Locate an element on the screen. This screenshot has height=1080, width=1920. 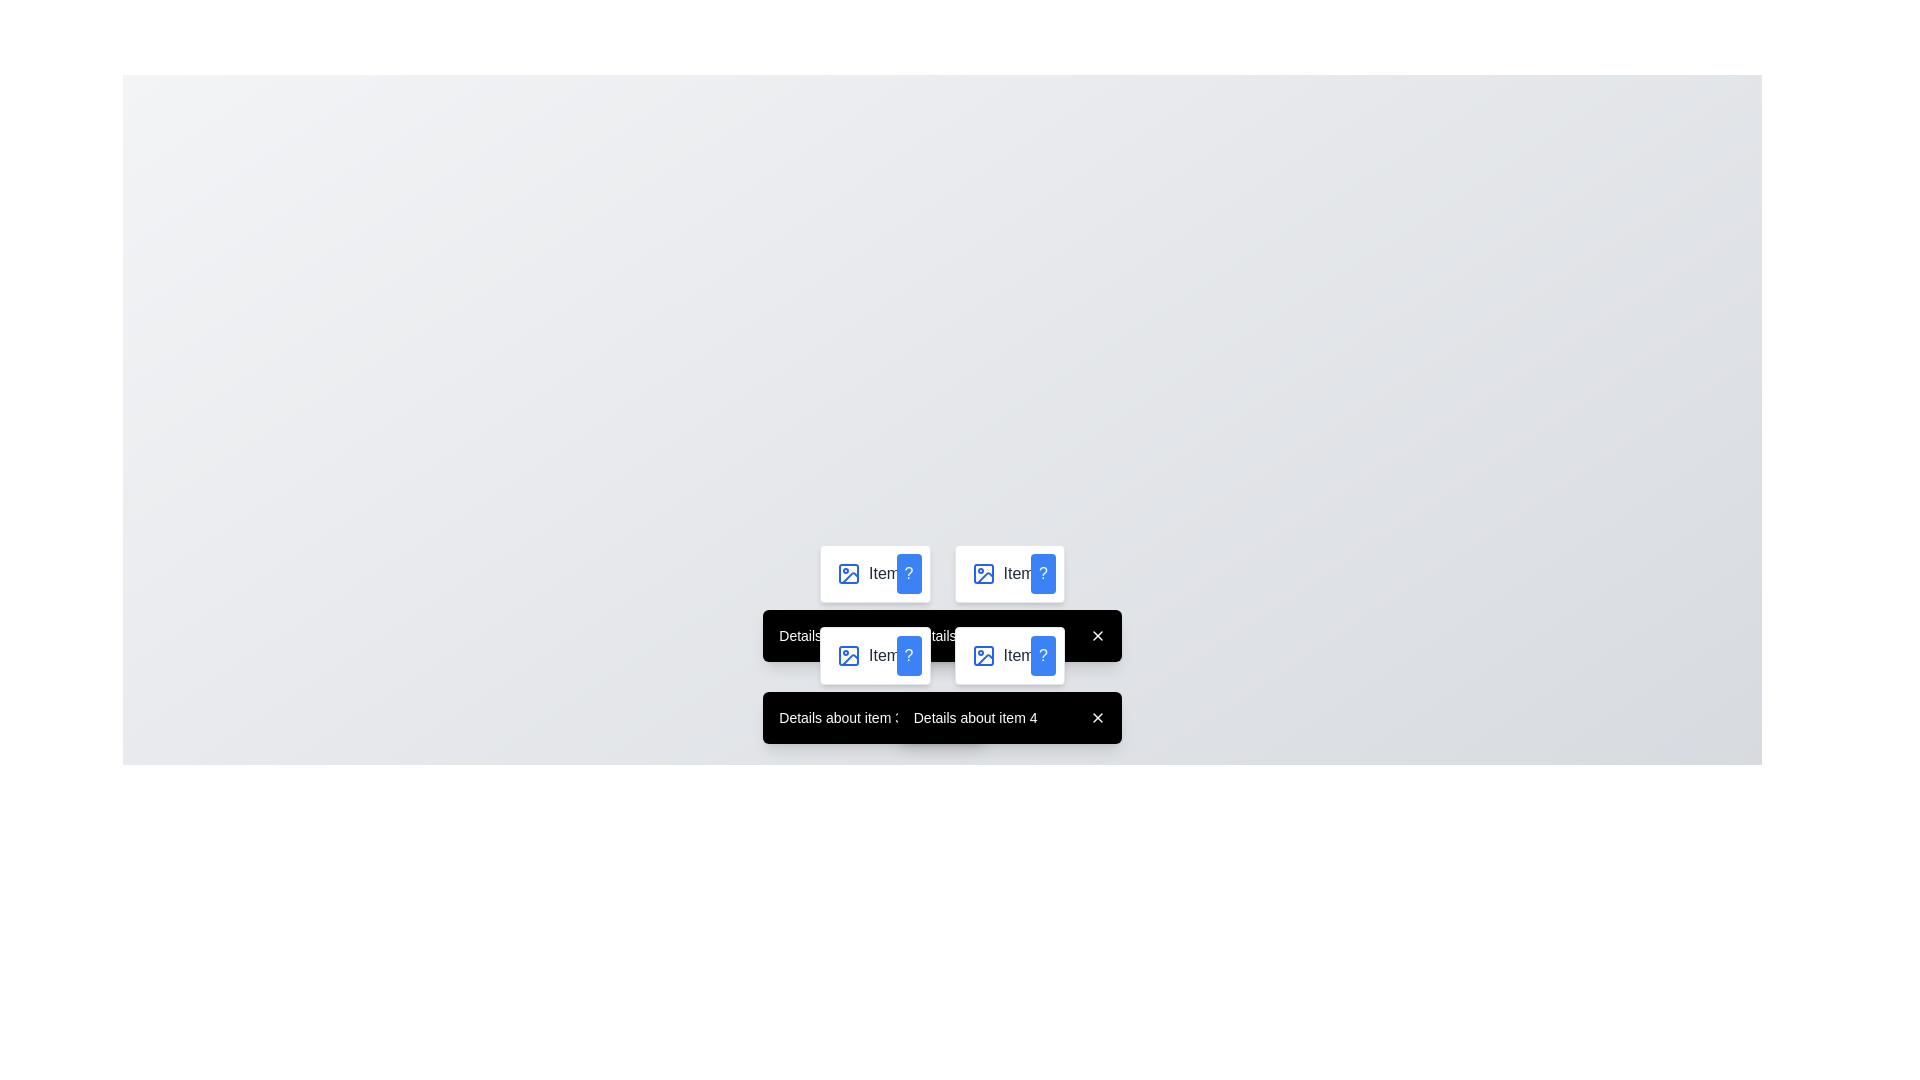
the fourth Label with an adjacent graphic icon located centrally in the middle row of elements within the card interface is located at coordinates (1009, 655).